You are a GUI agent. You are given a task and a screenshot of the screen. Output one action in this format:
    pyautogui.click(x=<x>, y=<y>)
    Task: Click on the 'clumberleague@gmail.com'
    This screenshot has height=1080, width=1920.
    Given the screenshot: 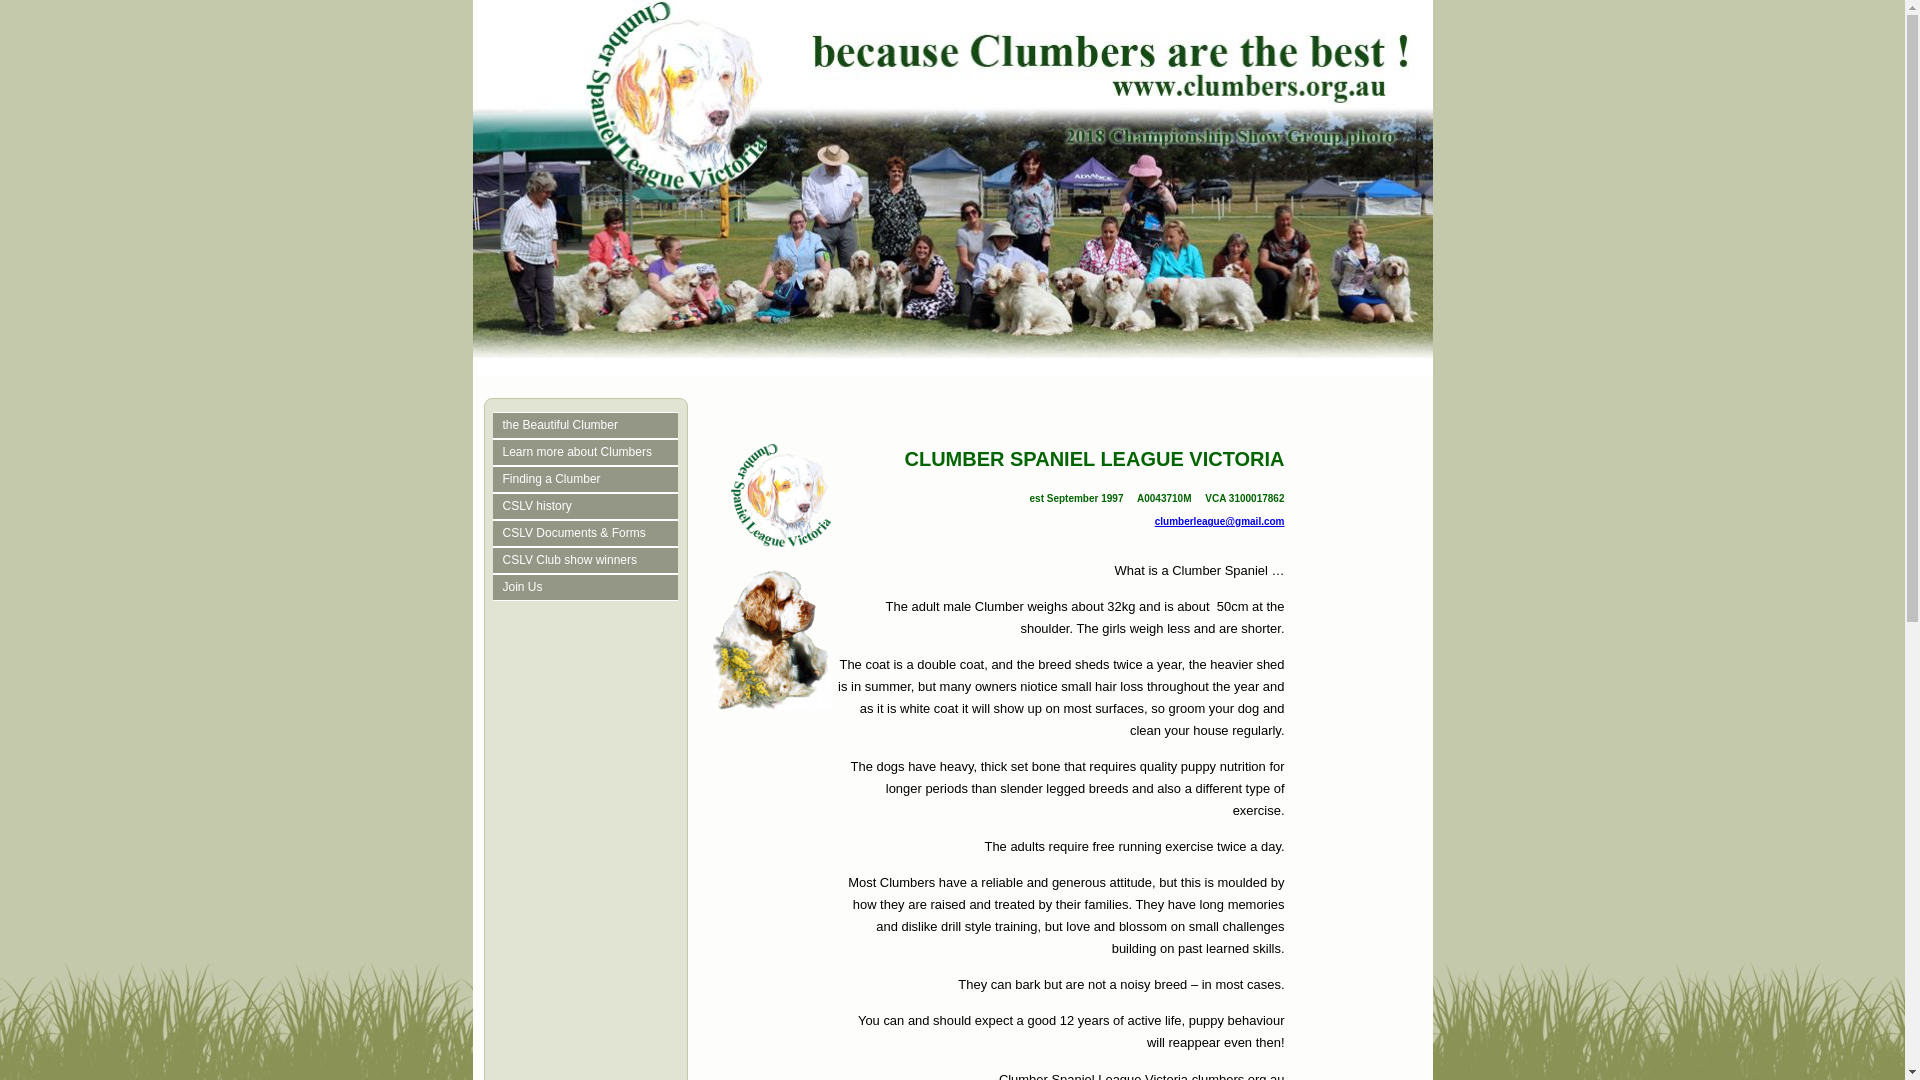 What is the action you would take?
    pyautogui.click(x=1218, y=520)
    